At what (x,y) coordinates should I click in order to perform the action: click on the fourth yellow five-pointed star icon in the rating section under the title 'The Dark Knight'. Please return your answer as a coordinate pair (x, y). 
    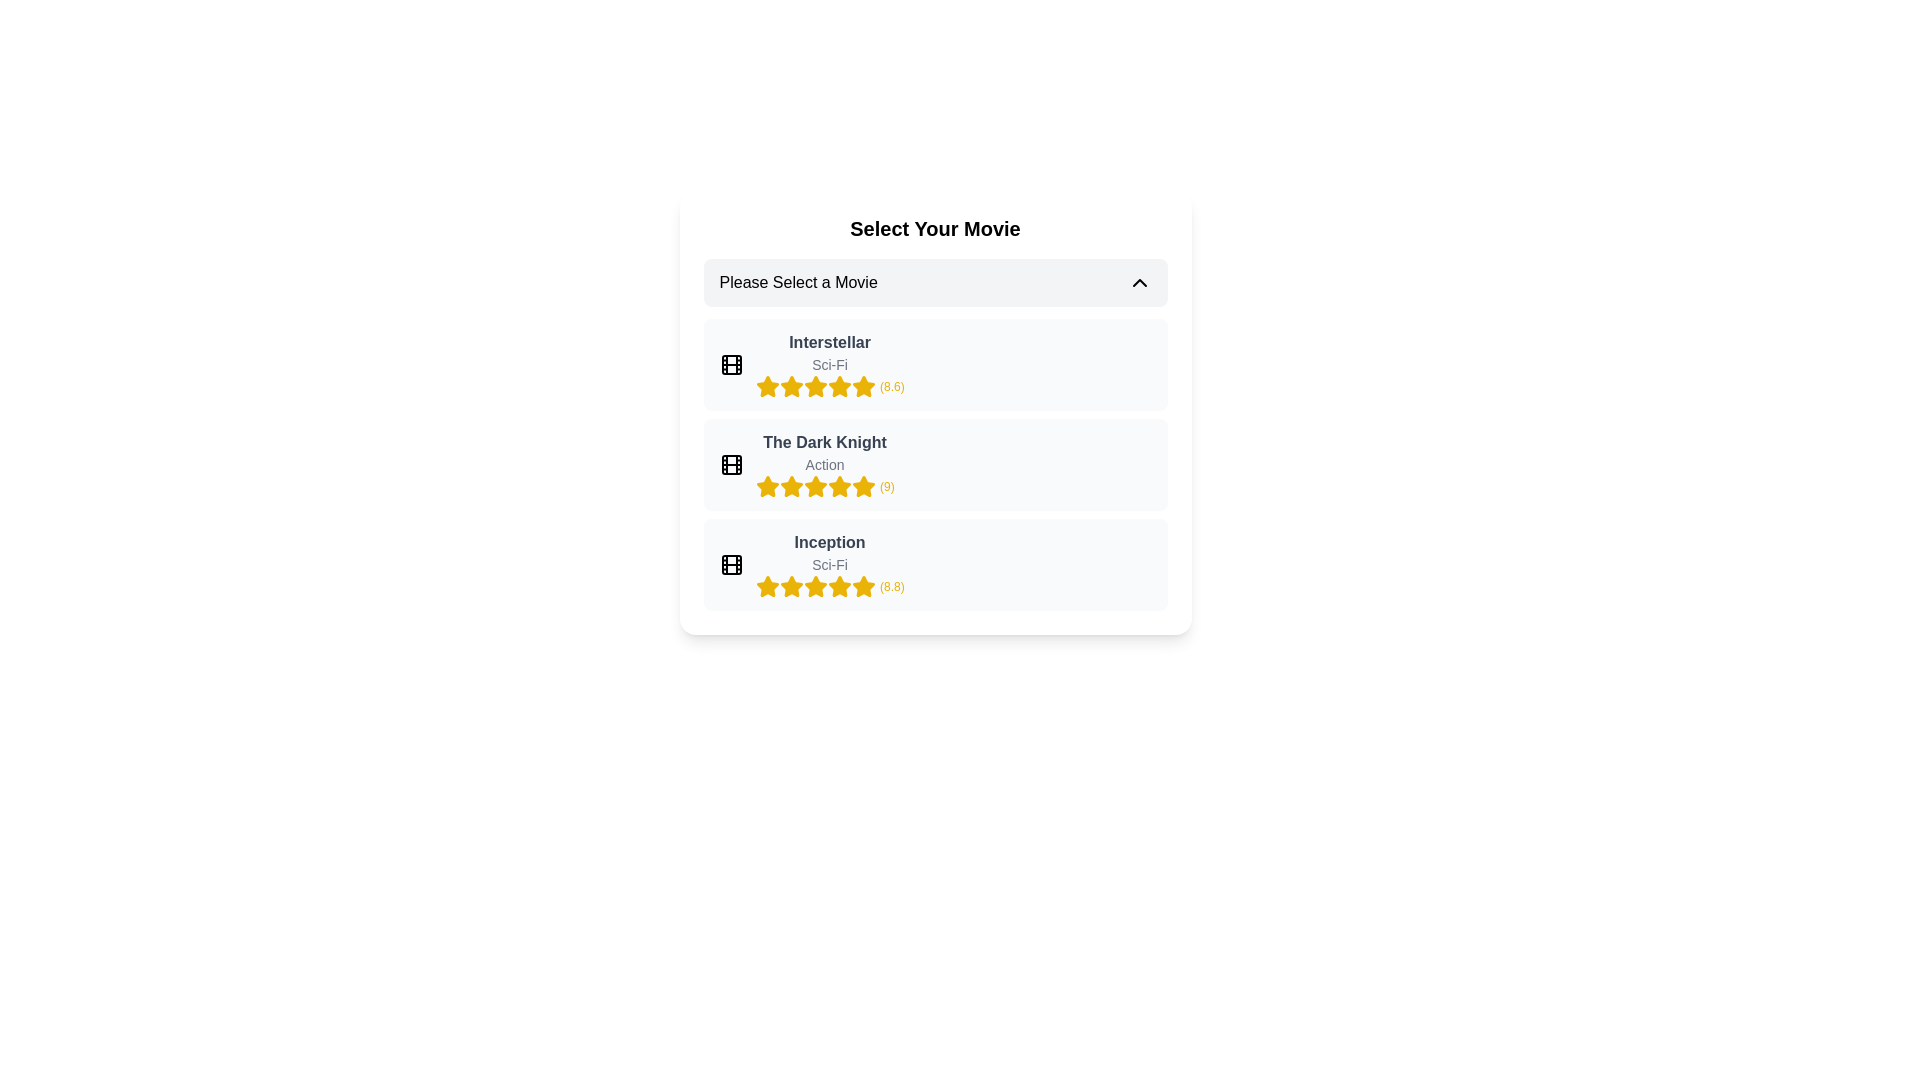
    Looking at the image, I should click on (815, 486).